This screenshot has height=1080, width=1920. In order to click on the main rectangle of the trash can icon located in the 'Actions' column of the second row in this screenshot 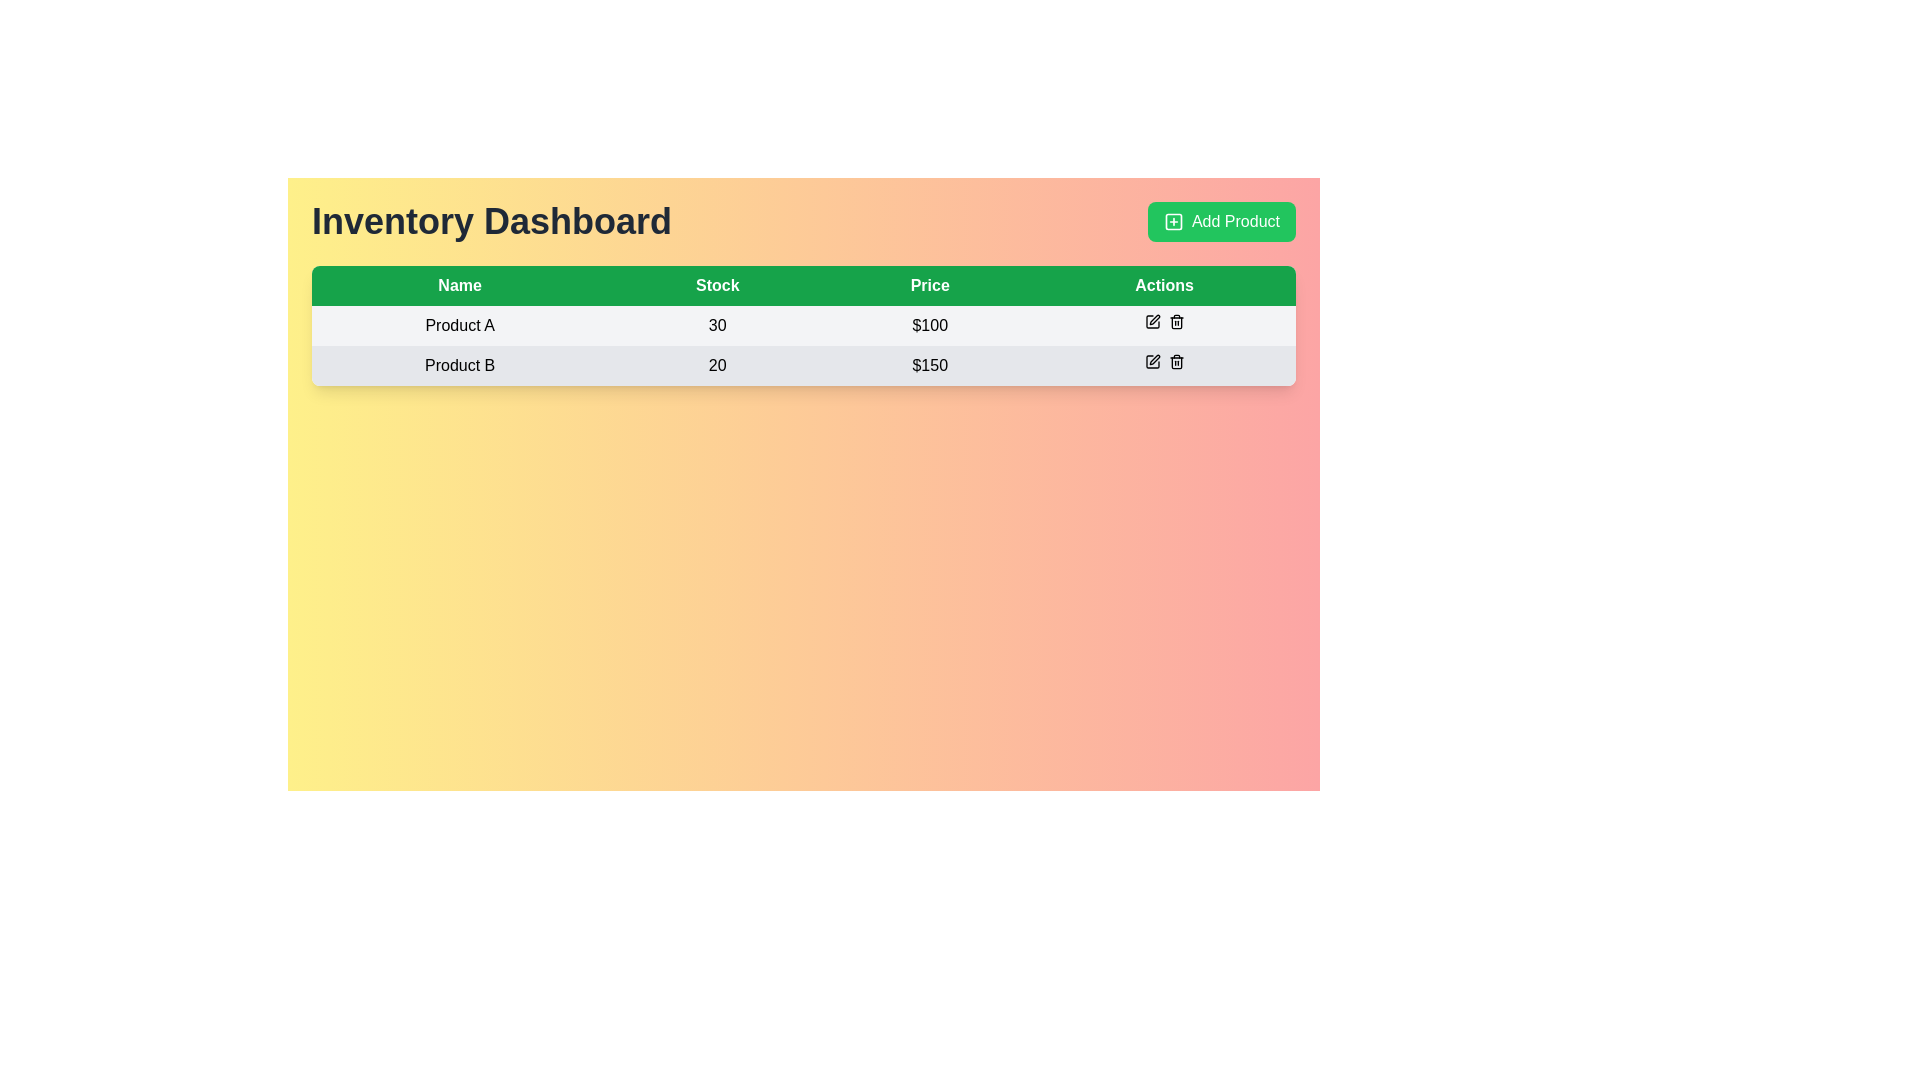, I will do `click(1176, 363)`.